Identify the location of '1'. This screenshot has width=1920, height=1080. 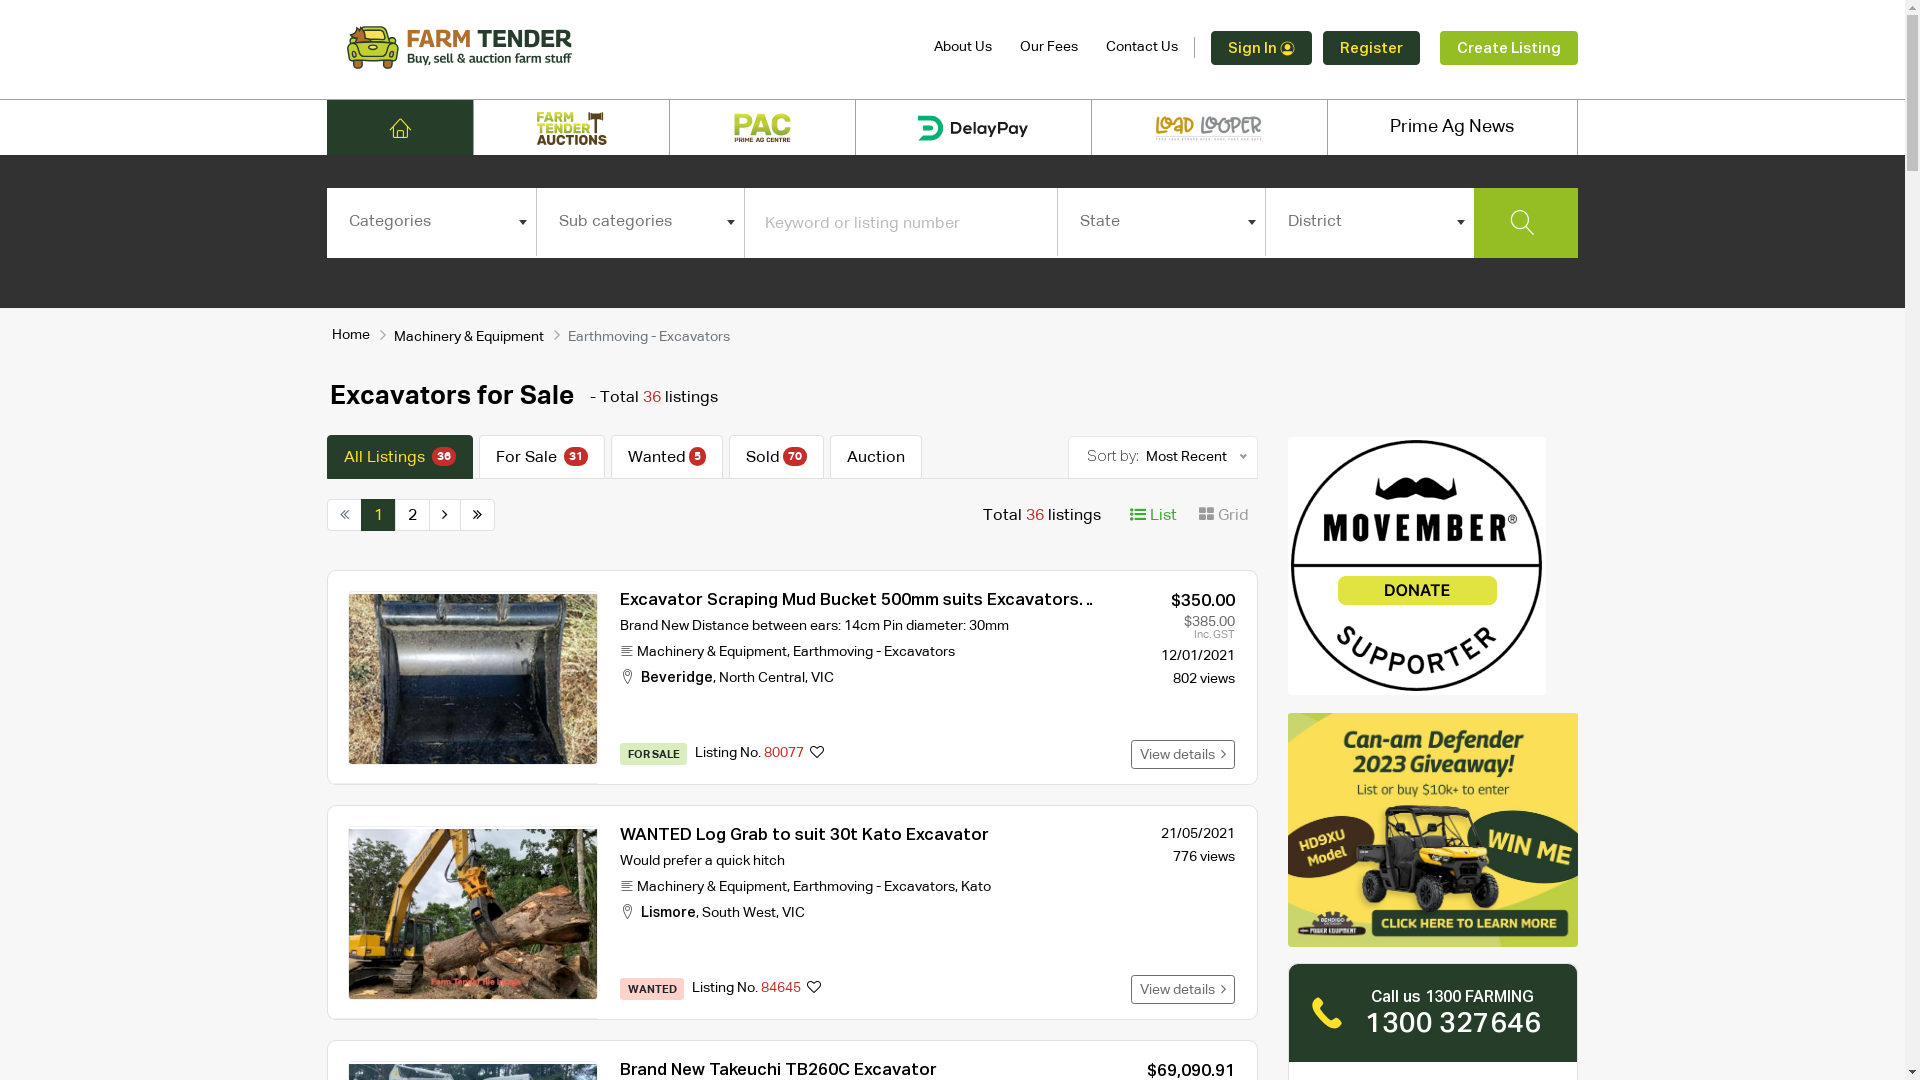
(378, 514).